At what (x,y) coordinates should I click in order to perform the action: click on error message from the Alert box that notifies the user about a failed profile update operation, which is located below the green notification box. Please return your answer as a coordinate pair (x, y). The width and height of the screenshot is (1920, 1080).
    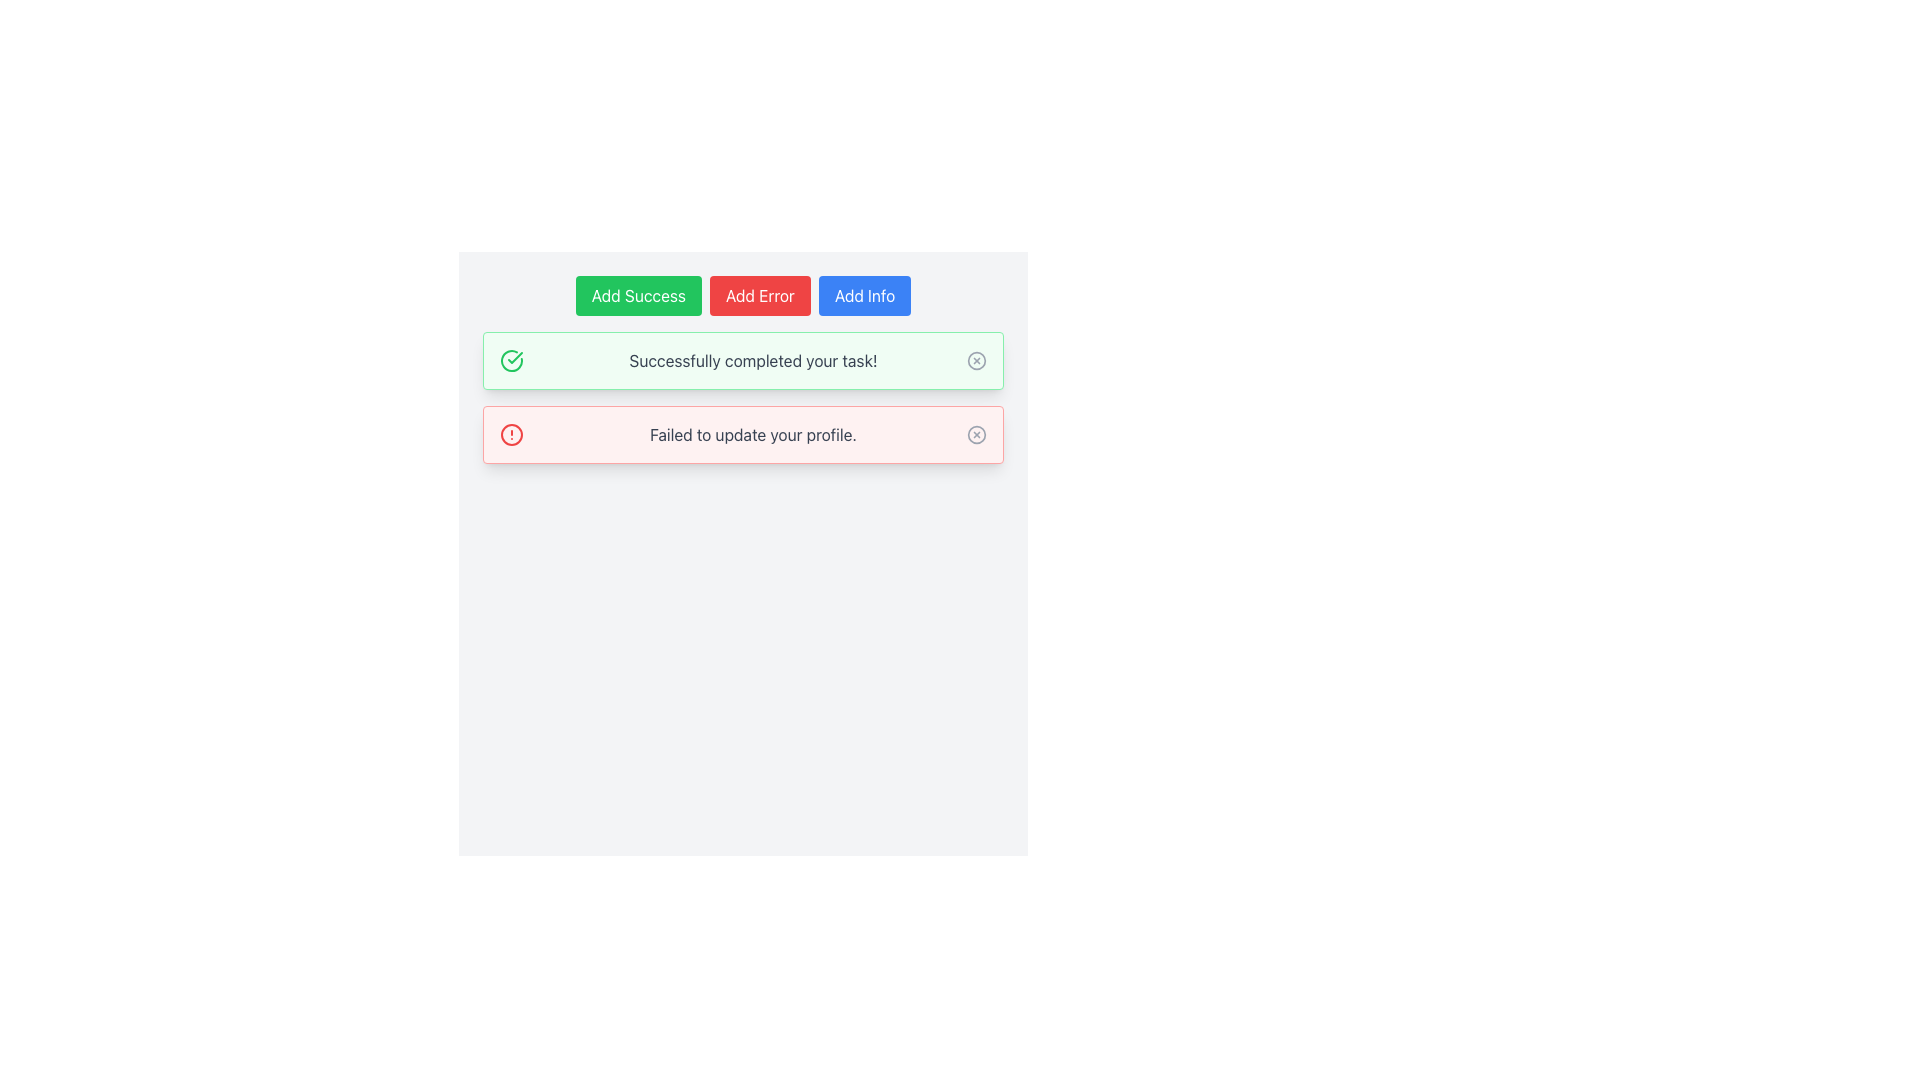
    Looking at the image, I should click on (742, 434).